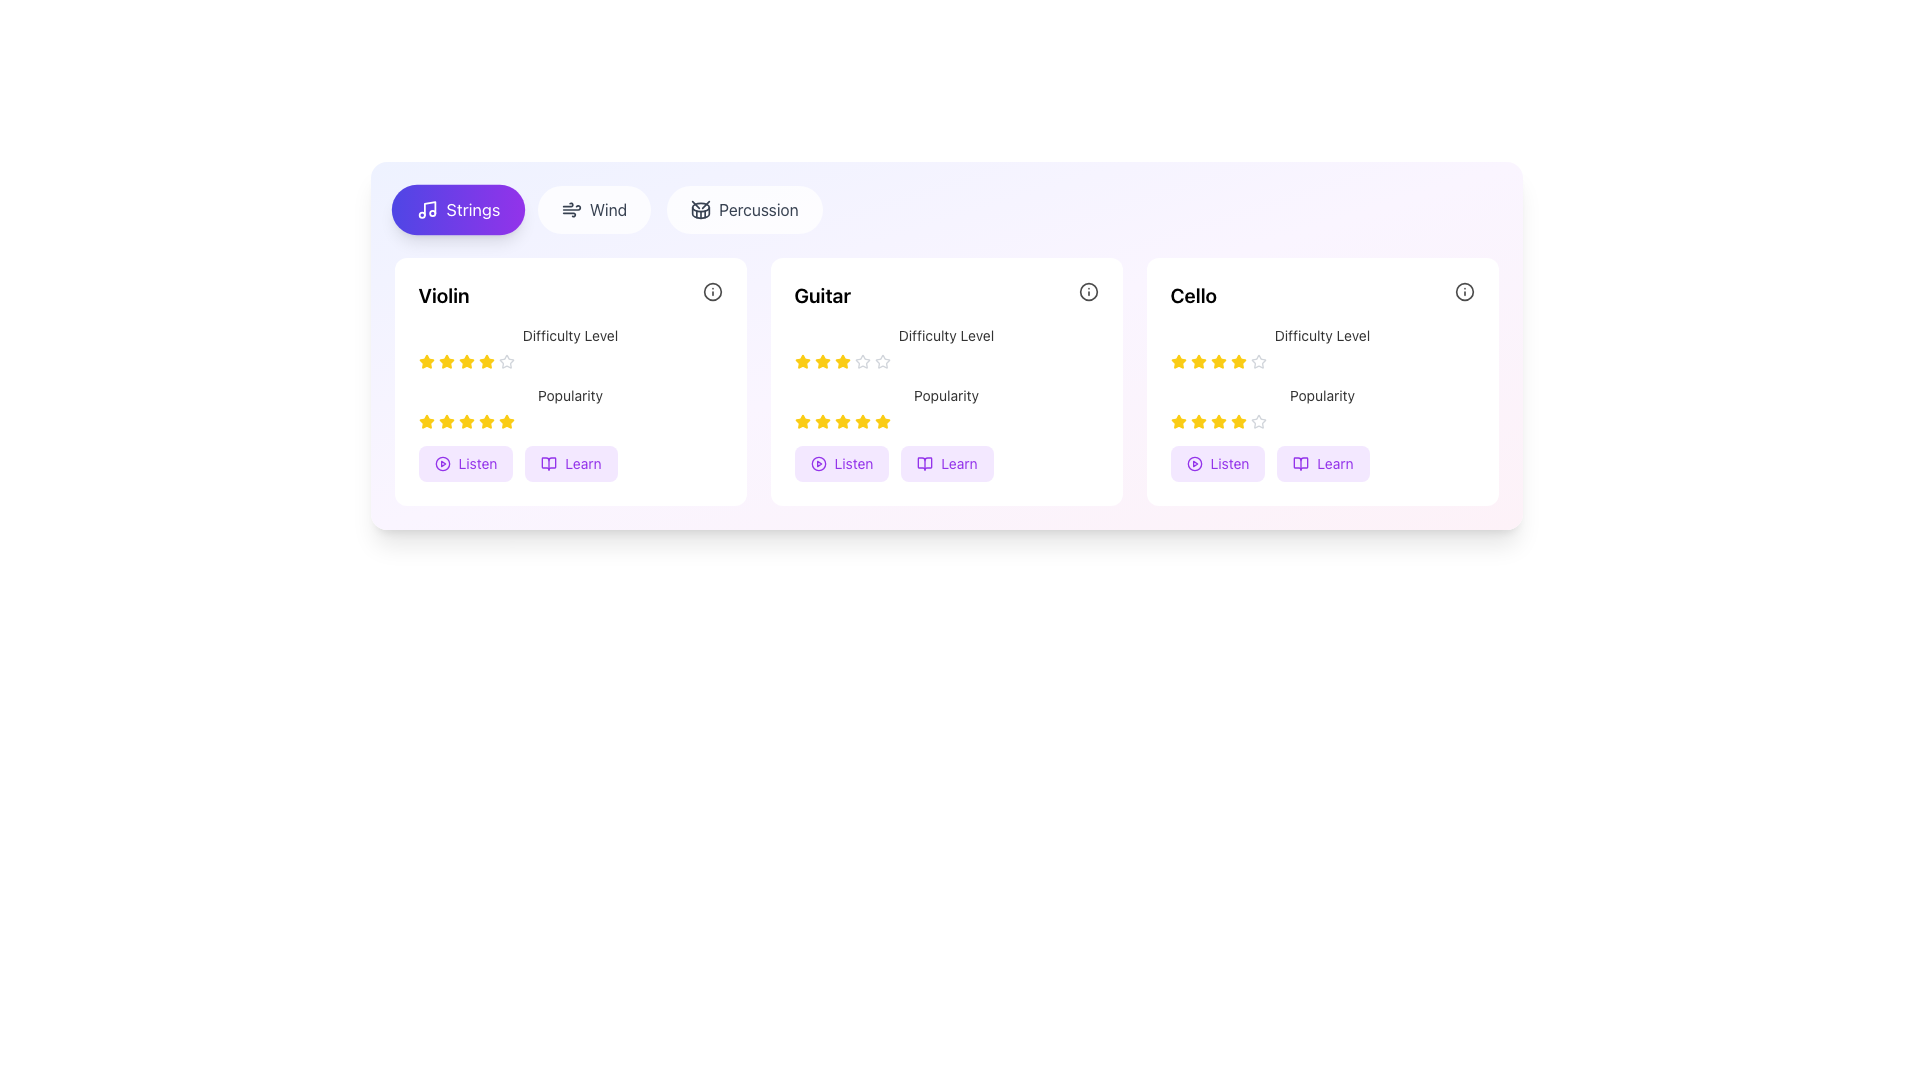 The image size is (1920, 1080). What do you see at coordinates (743, 209) in the screenshot?
I see `the 'Percussion' button, which is a rounded rectangle button with a white background and a drum icon` at bounding box center [743, 209].